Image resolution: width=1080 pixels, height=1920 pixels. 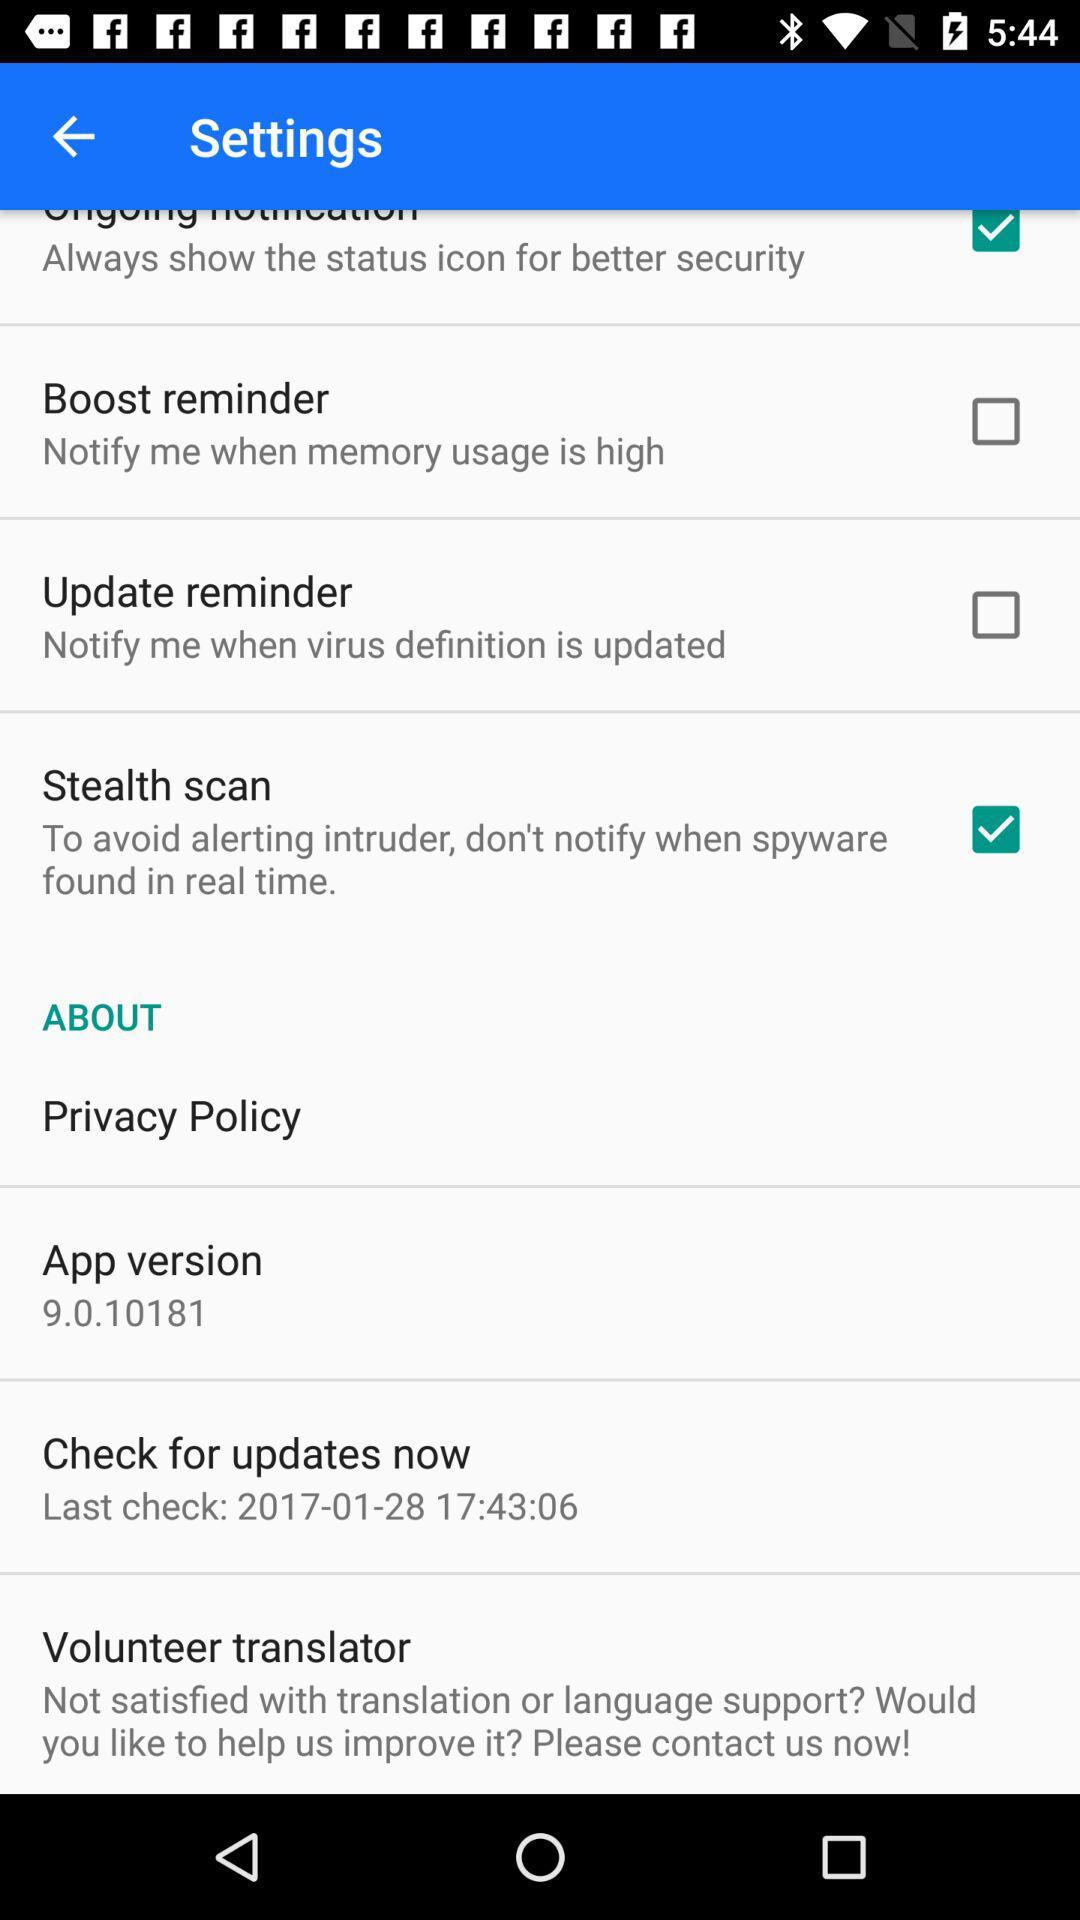 I want to click on icon above 9.0.10181 icon, so click(x=151, y=1257).